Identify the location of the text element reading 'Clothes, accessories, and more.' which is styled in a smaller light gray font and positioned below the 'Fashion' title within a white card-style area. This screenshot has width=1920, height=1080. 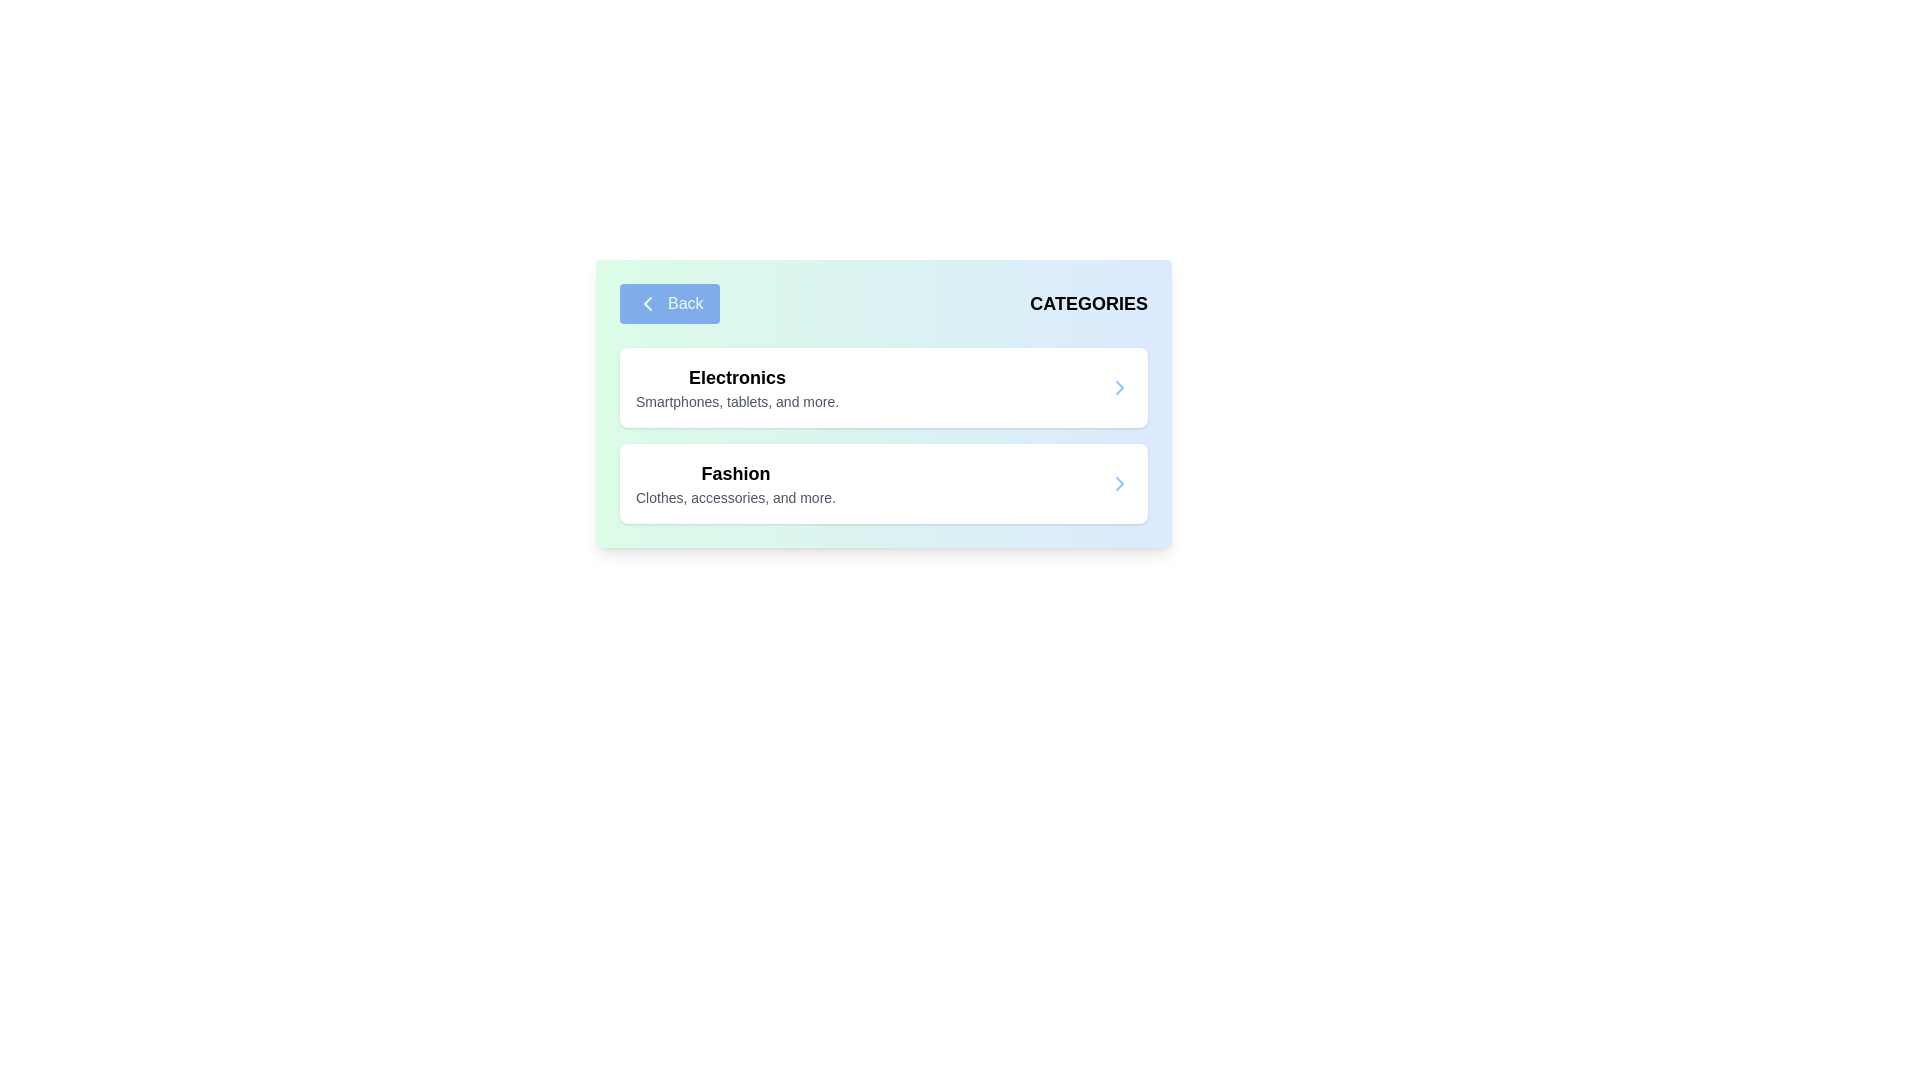
(734, 496).